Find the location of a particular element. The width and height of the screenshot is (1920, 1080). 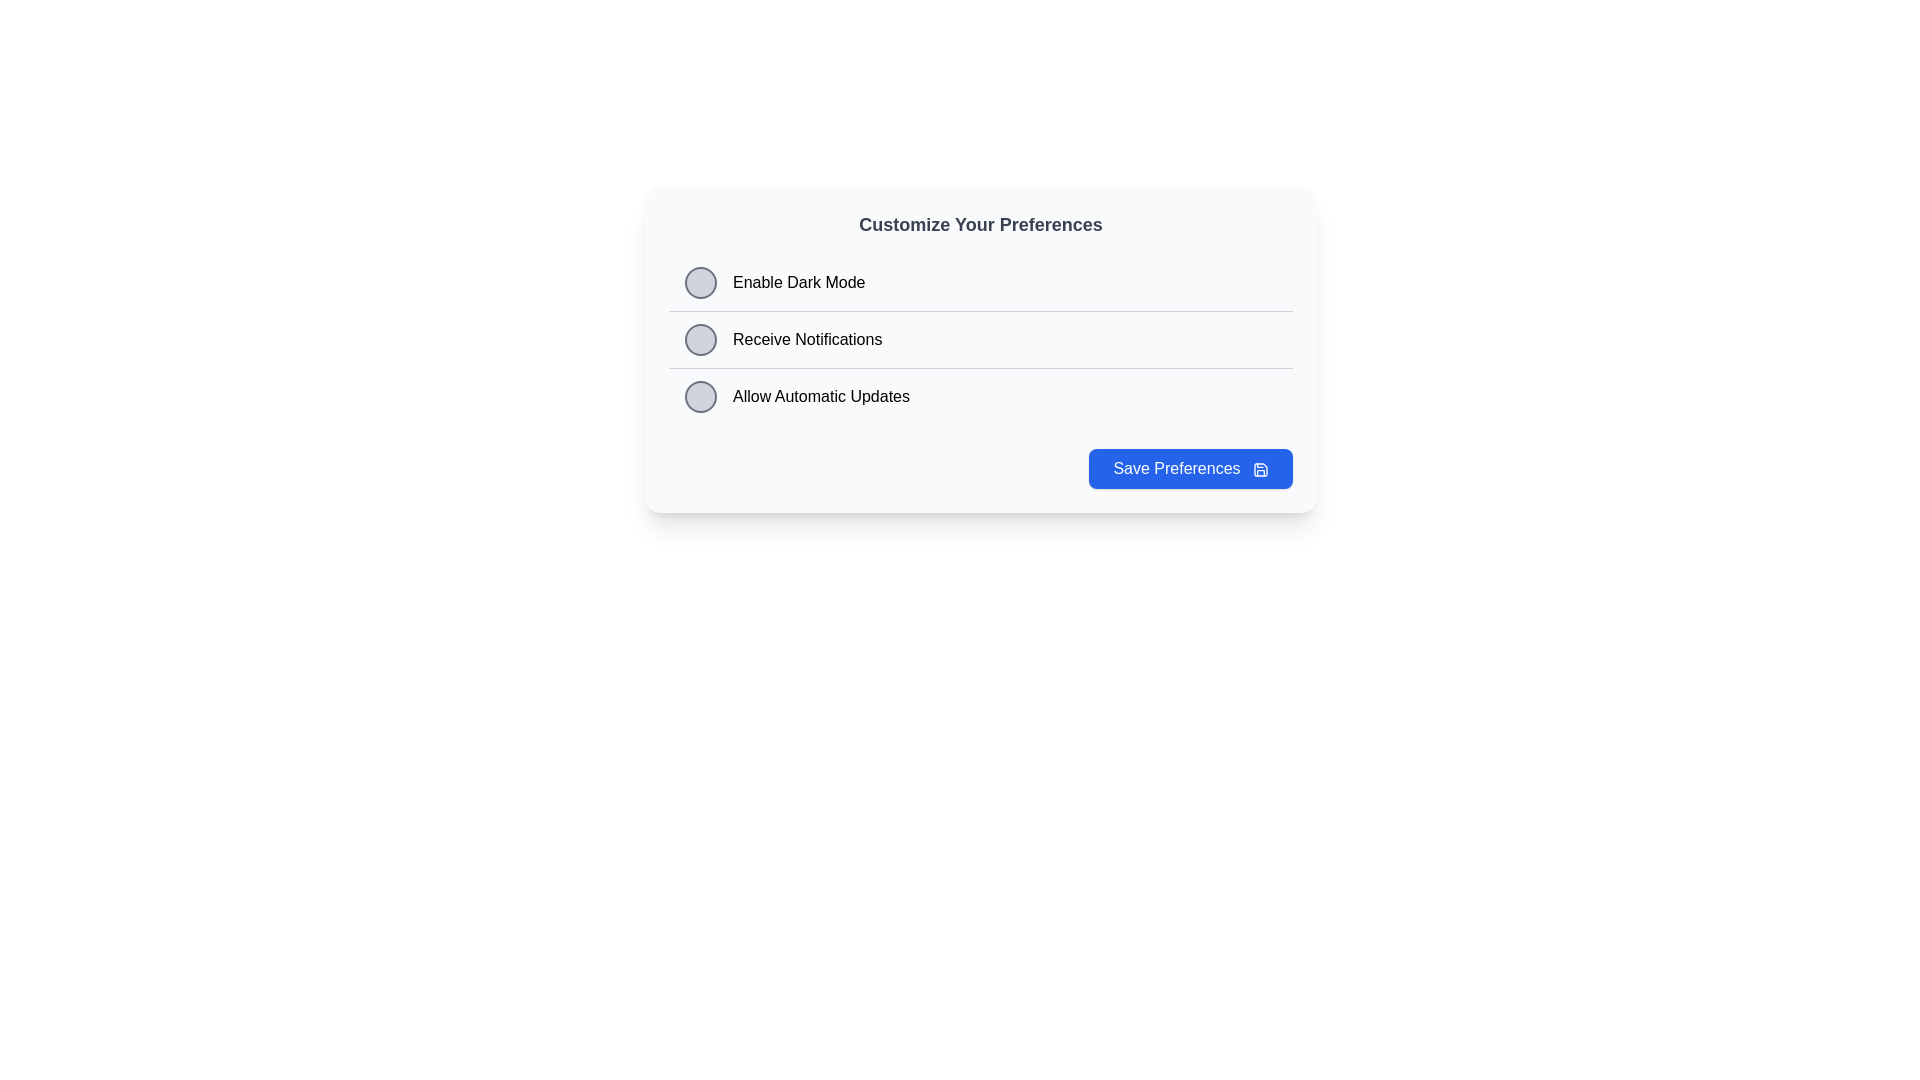

the first list item under the 'Customize Your Preferences' section is located at coordinates (980, 282).